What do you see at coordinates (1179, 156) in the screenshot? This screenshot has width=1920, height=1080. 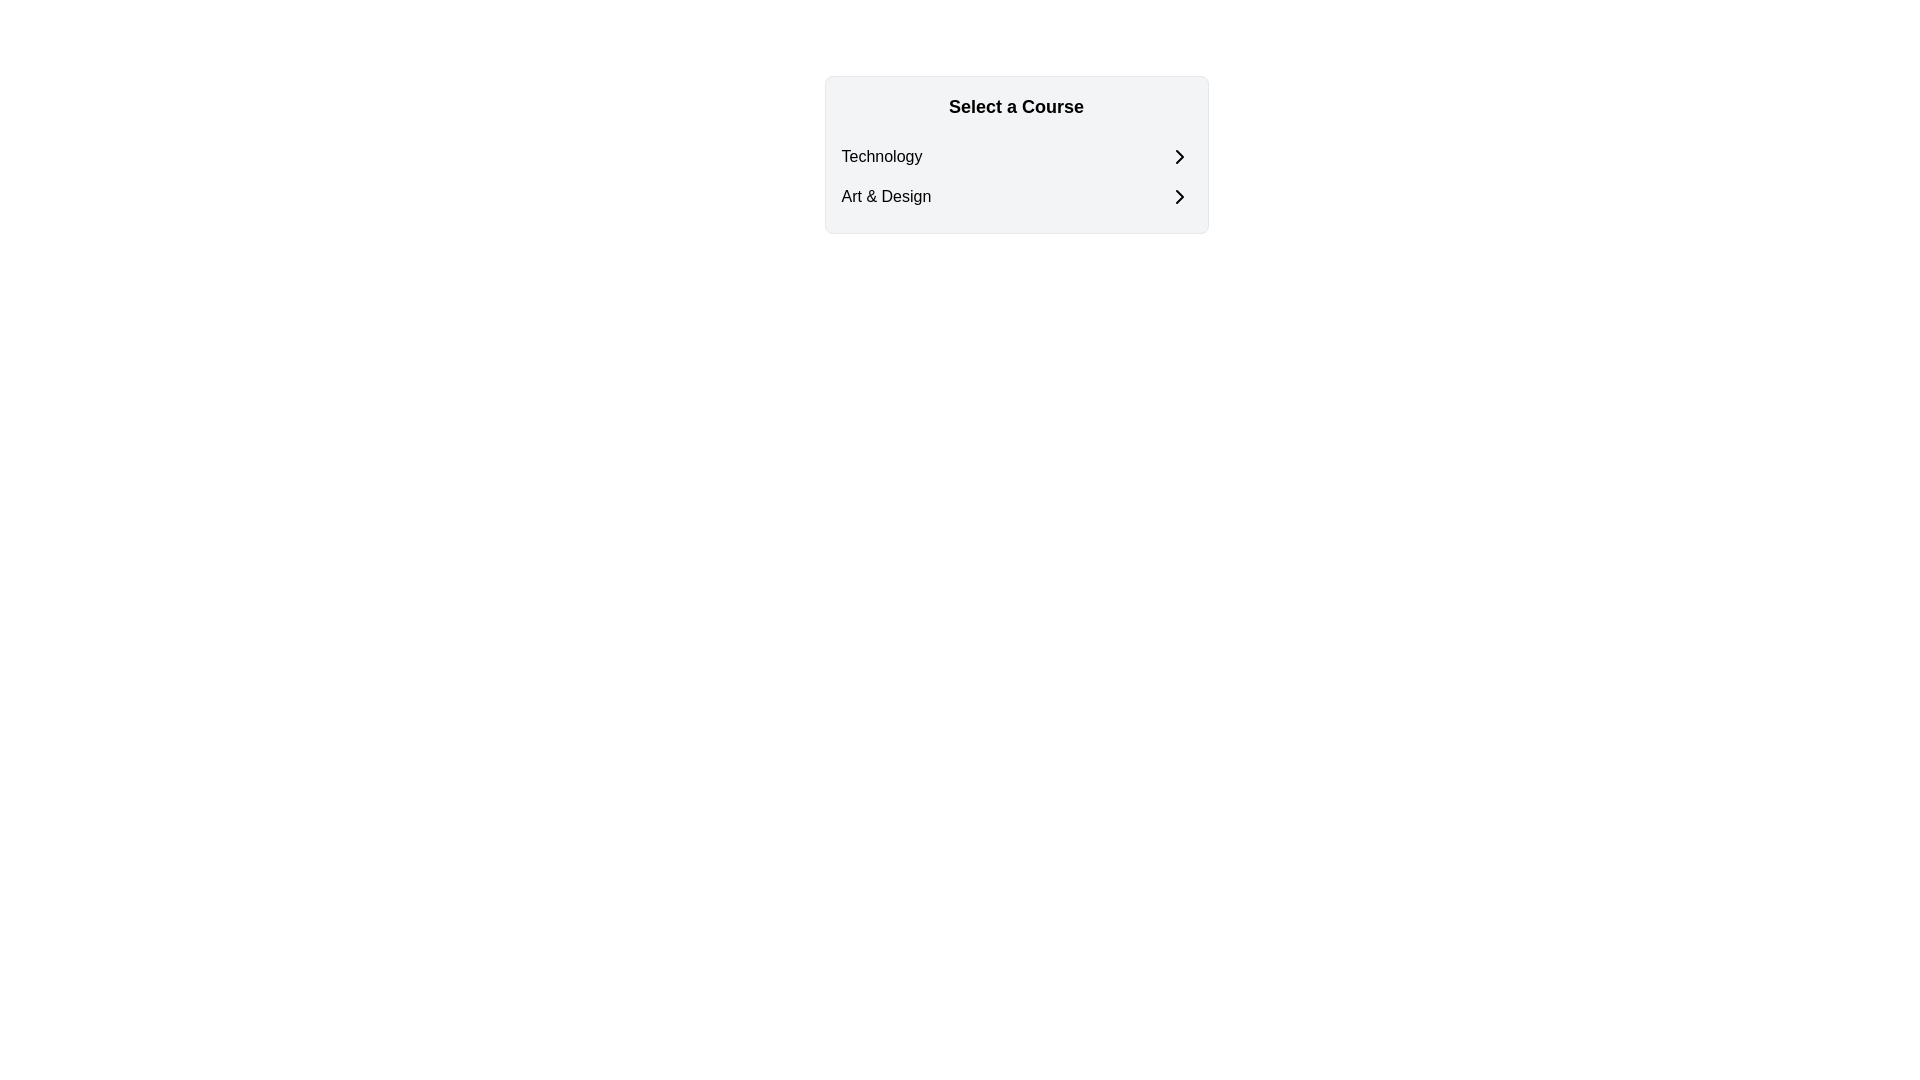 I see `the right-pointing chevron arrow icon located below the 'Technology' label` at bounding box center [1179, 156].